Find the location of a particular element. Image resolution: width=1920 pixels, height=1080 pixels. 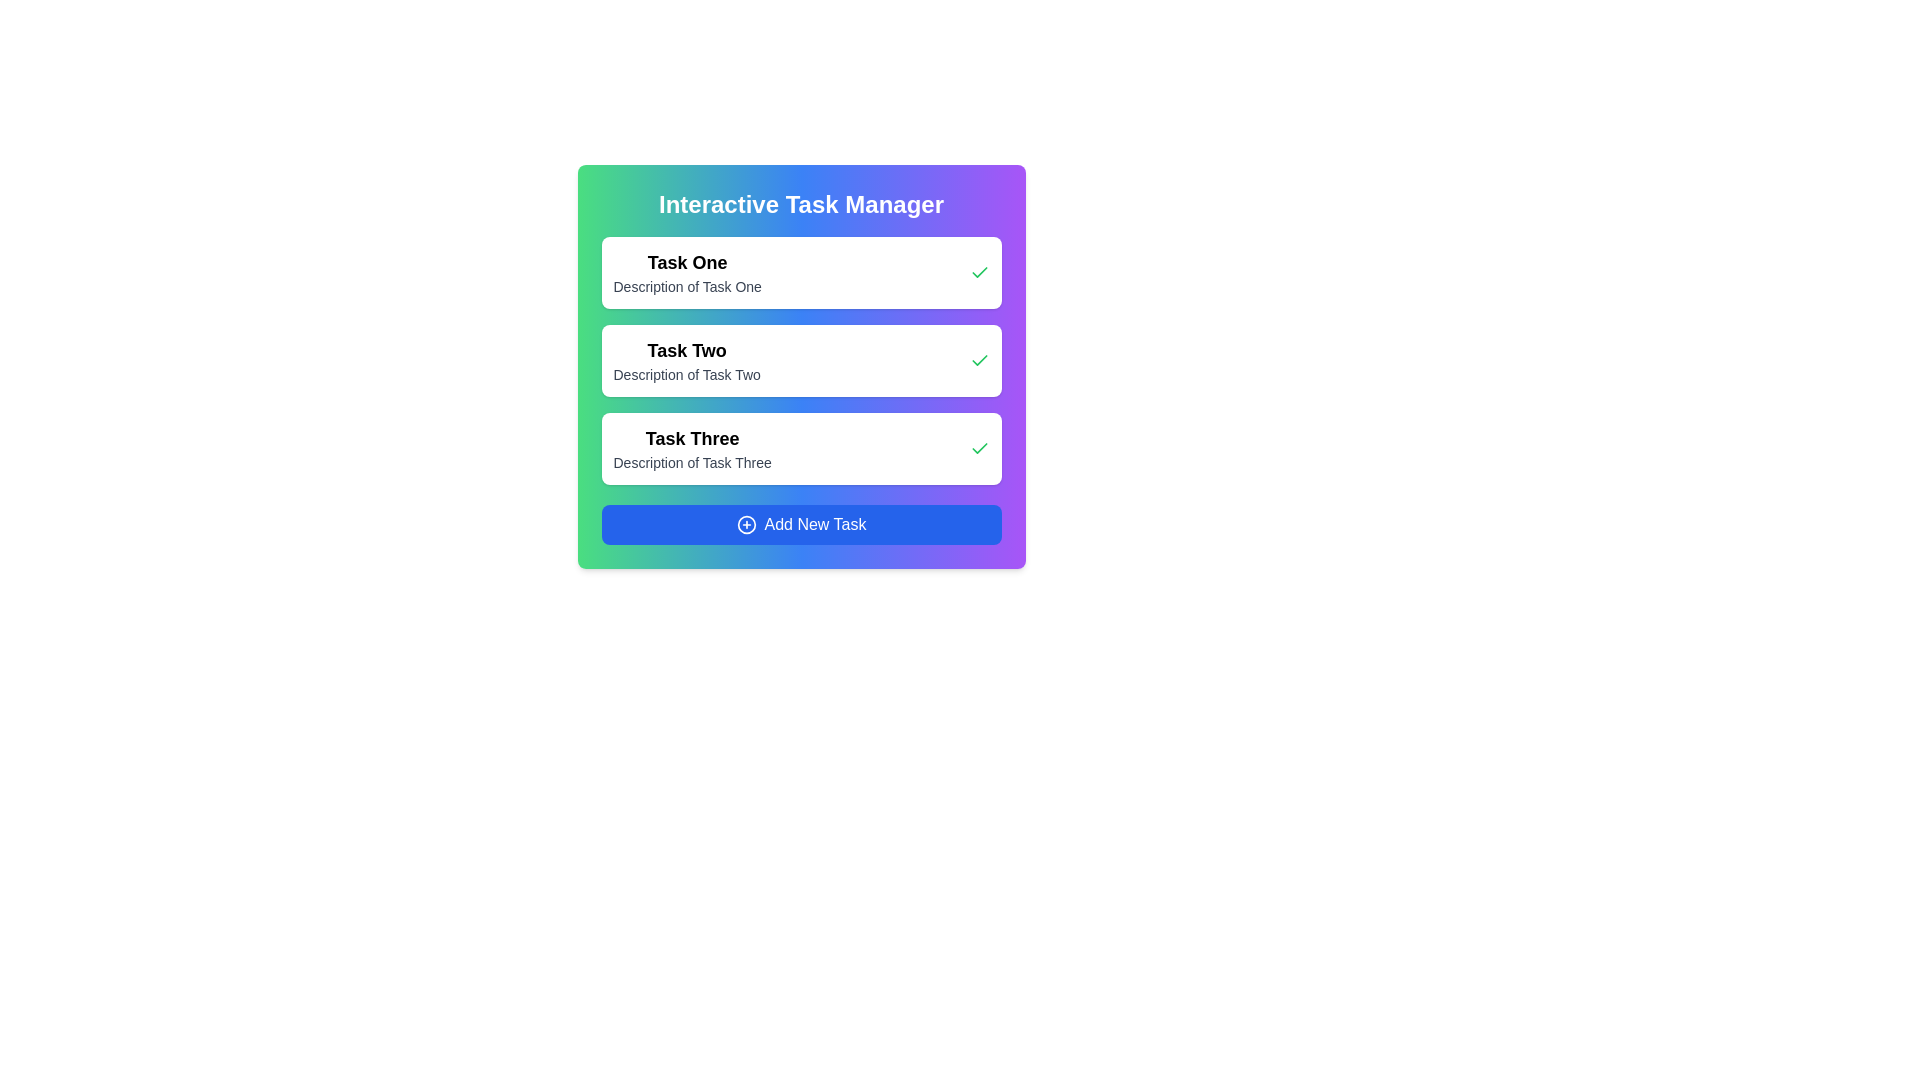

the green check icon indicating success or completion located to the right of 'Task Two' is located at coordinates (979, 361).